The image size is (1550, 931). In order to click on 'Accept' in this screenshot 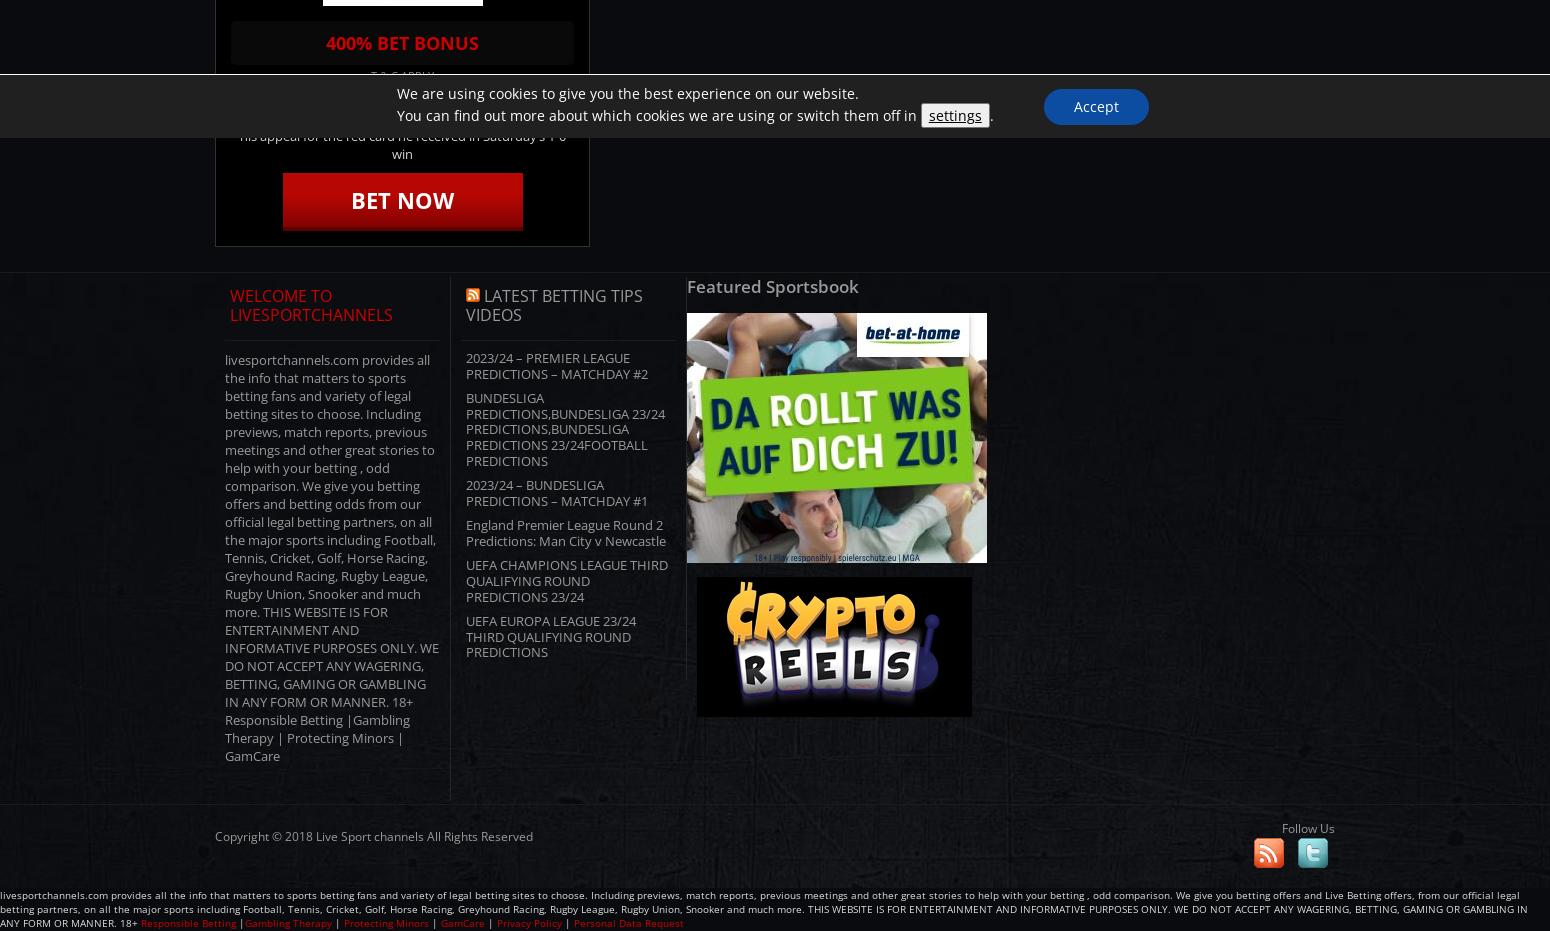, I will do `click(1095, 105)`.